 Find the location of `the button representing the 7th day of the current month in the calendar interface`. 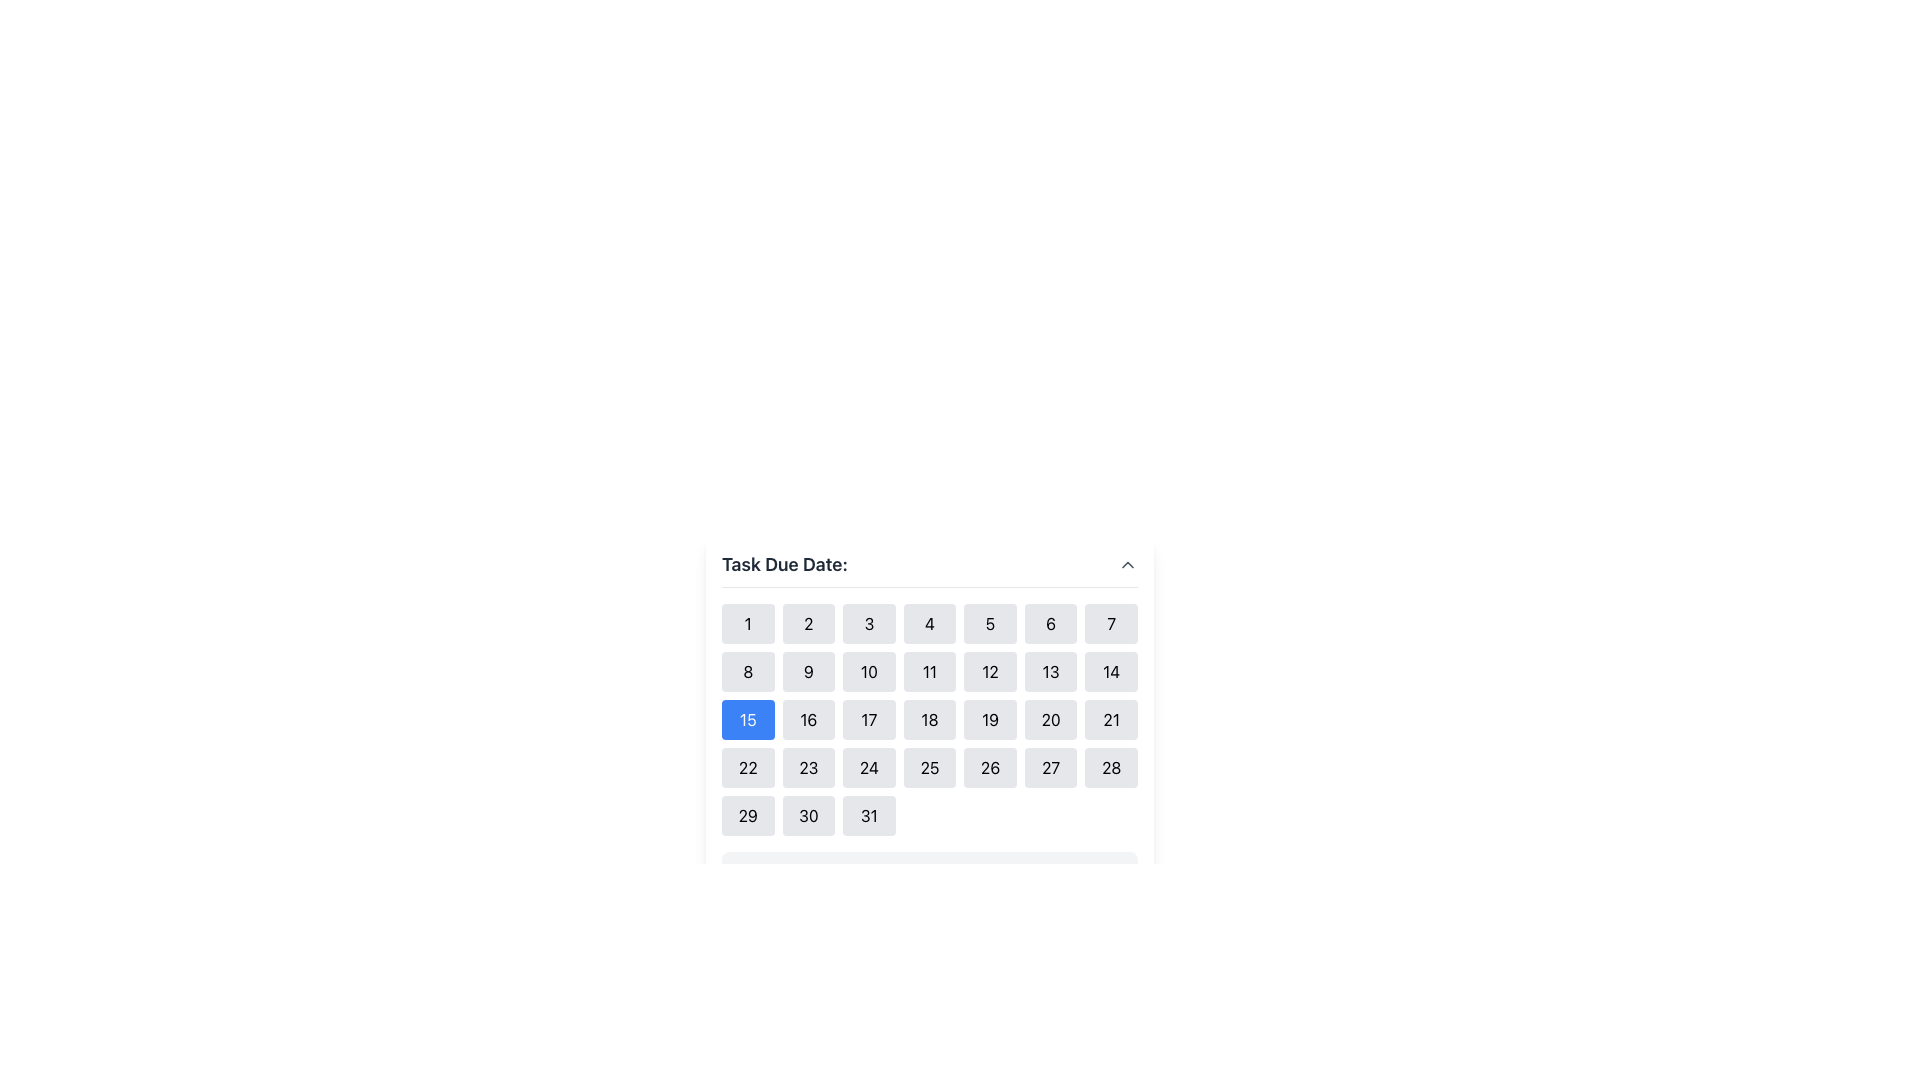

the button representing the 7th day of the current month in the calendar interface is located at coordinates (1110, 623).